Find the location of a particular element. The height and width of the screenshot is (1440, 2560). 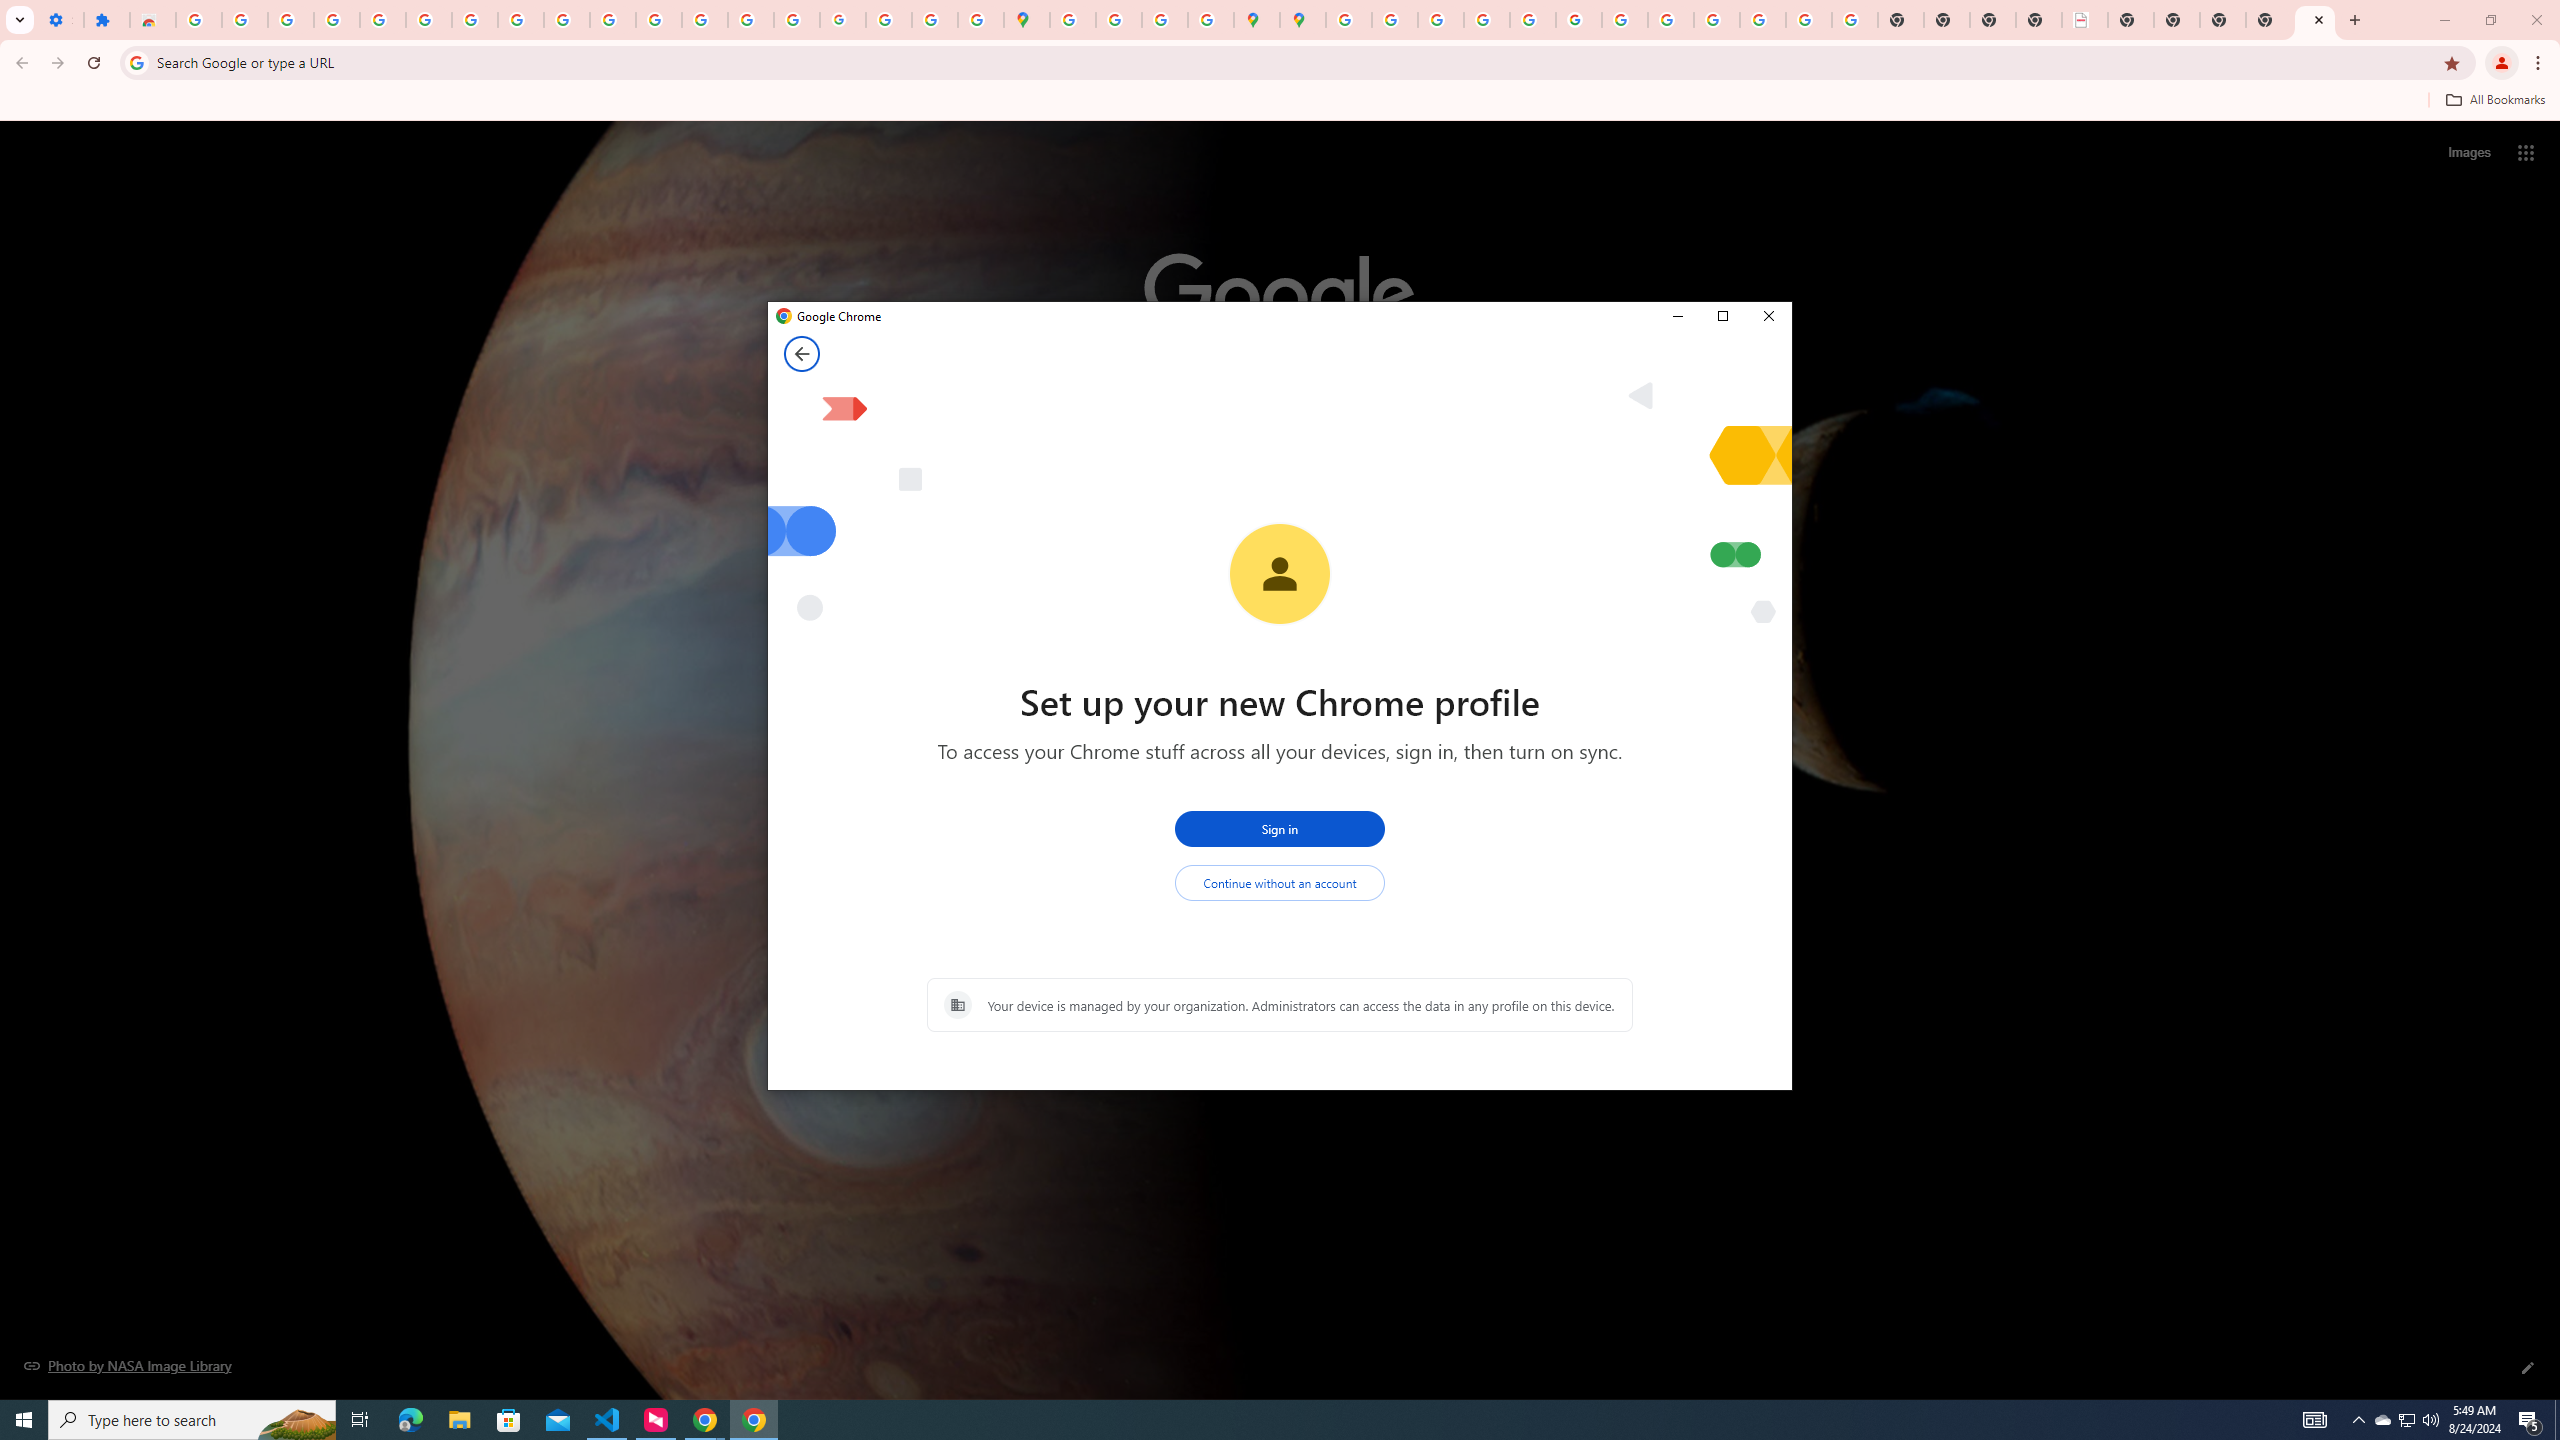

'Privacy Help Center - Policies Help' is located at coordinates (1485, 19).